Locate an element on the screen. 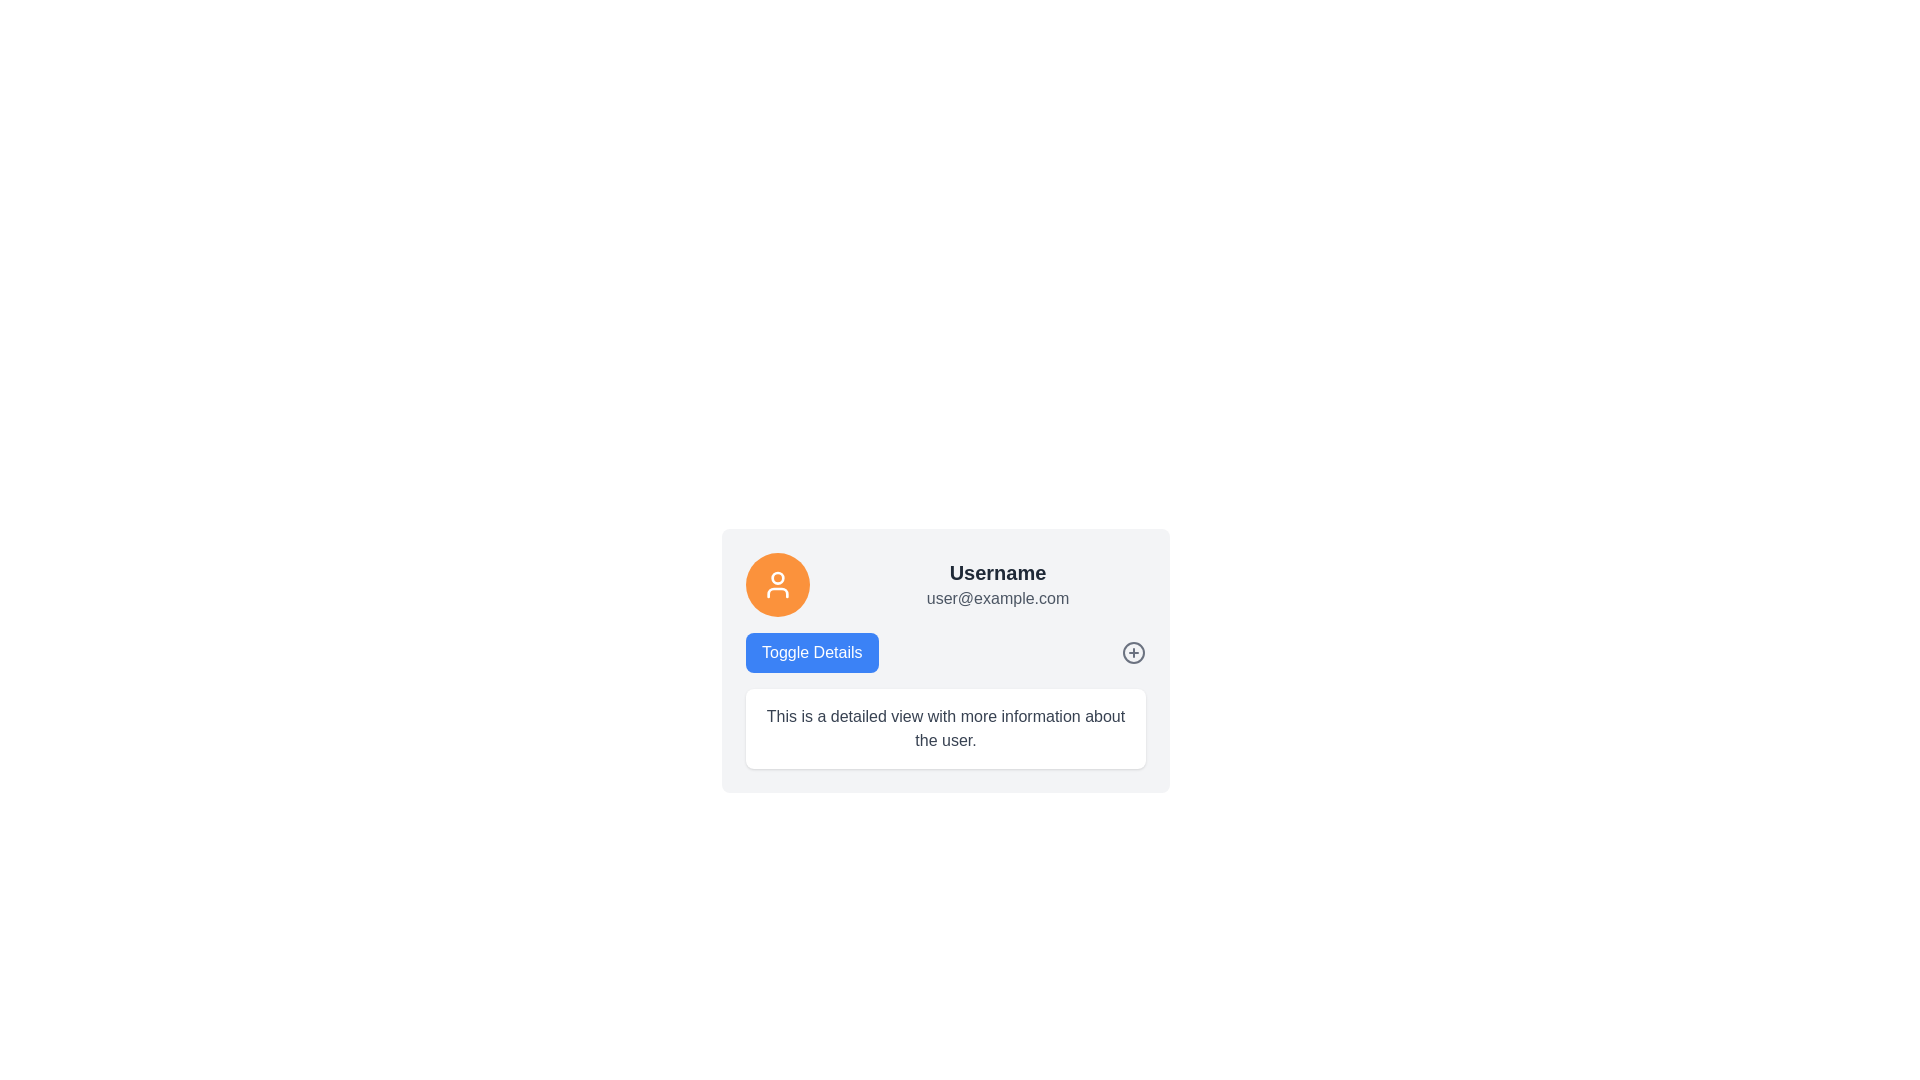  the email address text label displayed in the user's profile information, located below the 'Username' heading in the top-right area of the card-like UI is located at coordinates (998, 597).